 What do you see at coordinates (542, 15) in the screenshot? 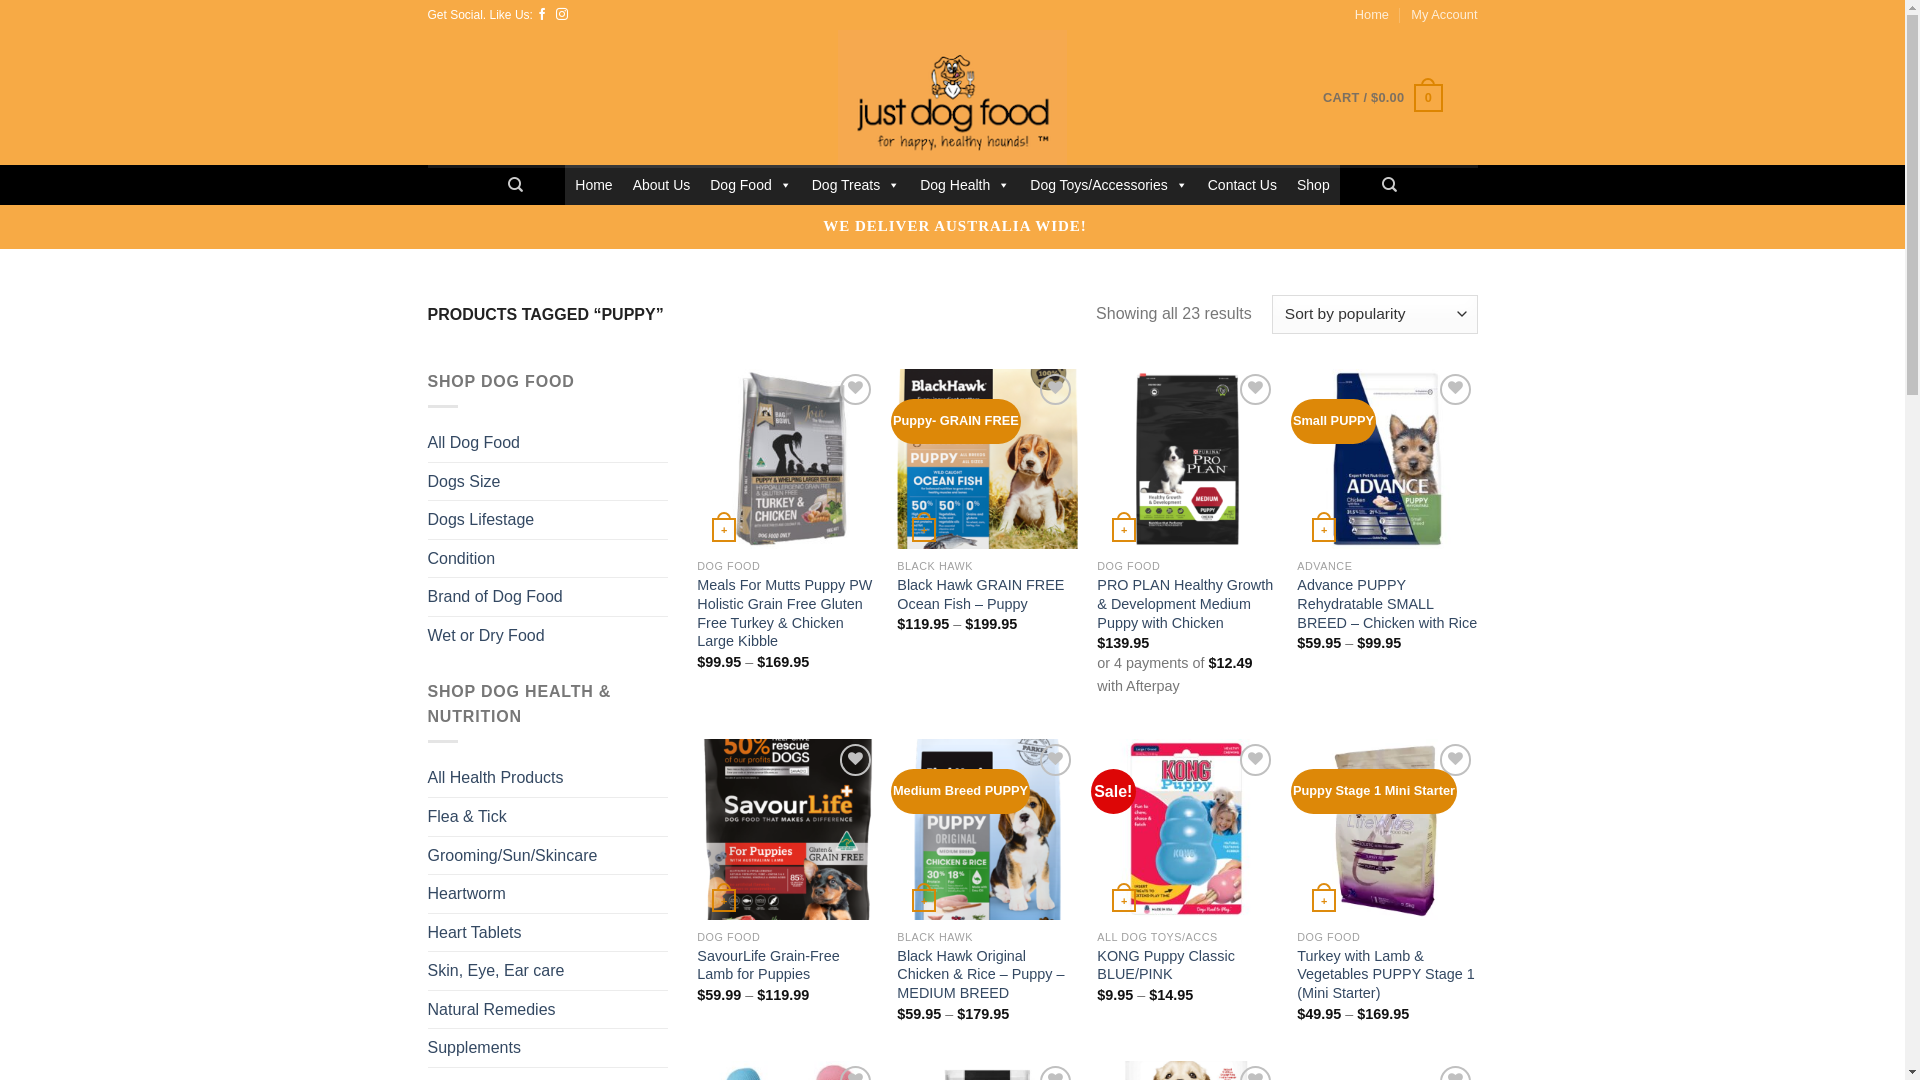
I see `'Follow on Facebook'` at bounding box center [542, 15].